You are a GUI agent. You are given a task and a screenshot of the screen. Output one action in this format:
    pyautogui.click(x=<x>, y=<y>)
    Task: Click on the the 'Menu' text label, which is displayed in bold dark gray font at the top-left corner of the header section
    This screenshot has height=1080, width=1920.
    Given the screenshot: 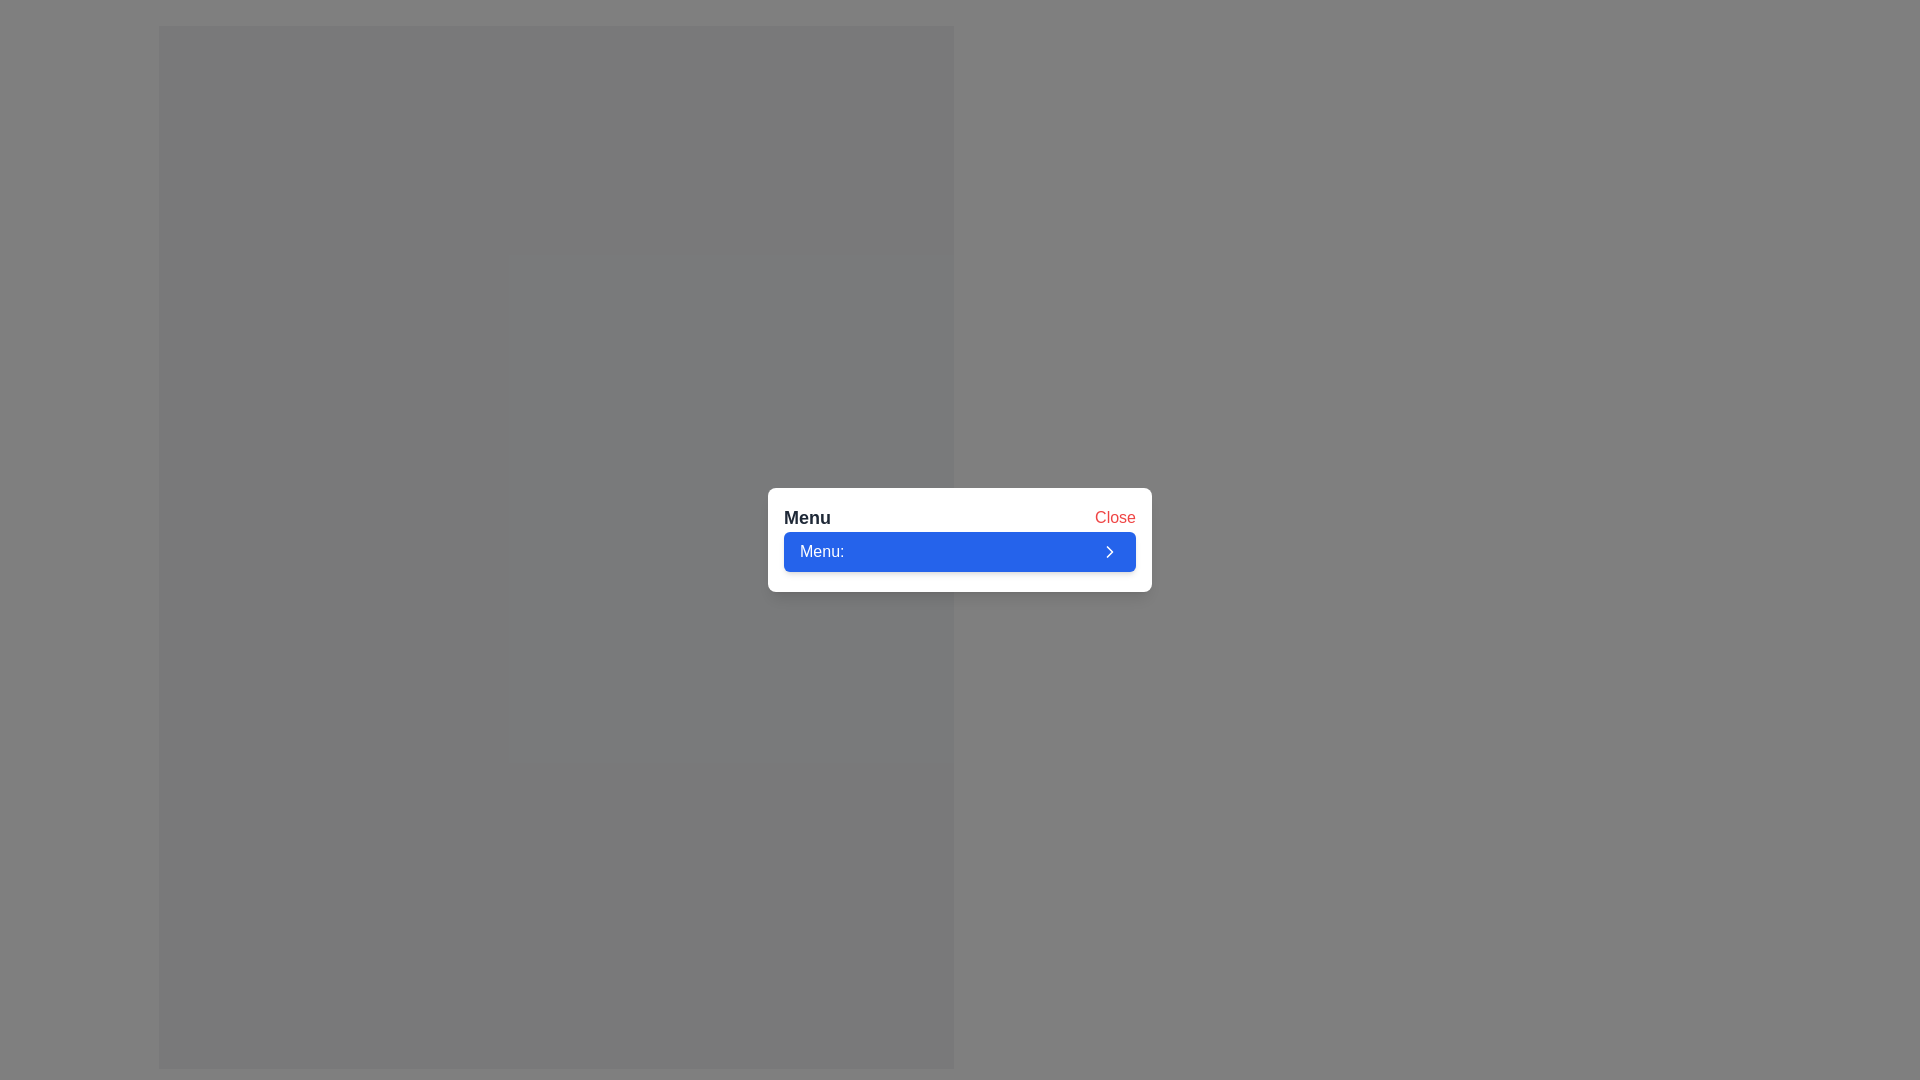 What is the action you would take?
    pyautogui.click(x=807, y=516)
    